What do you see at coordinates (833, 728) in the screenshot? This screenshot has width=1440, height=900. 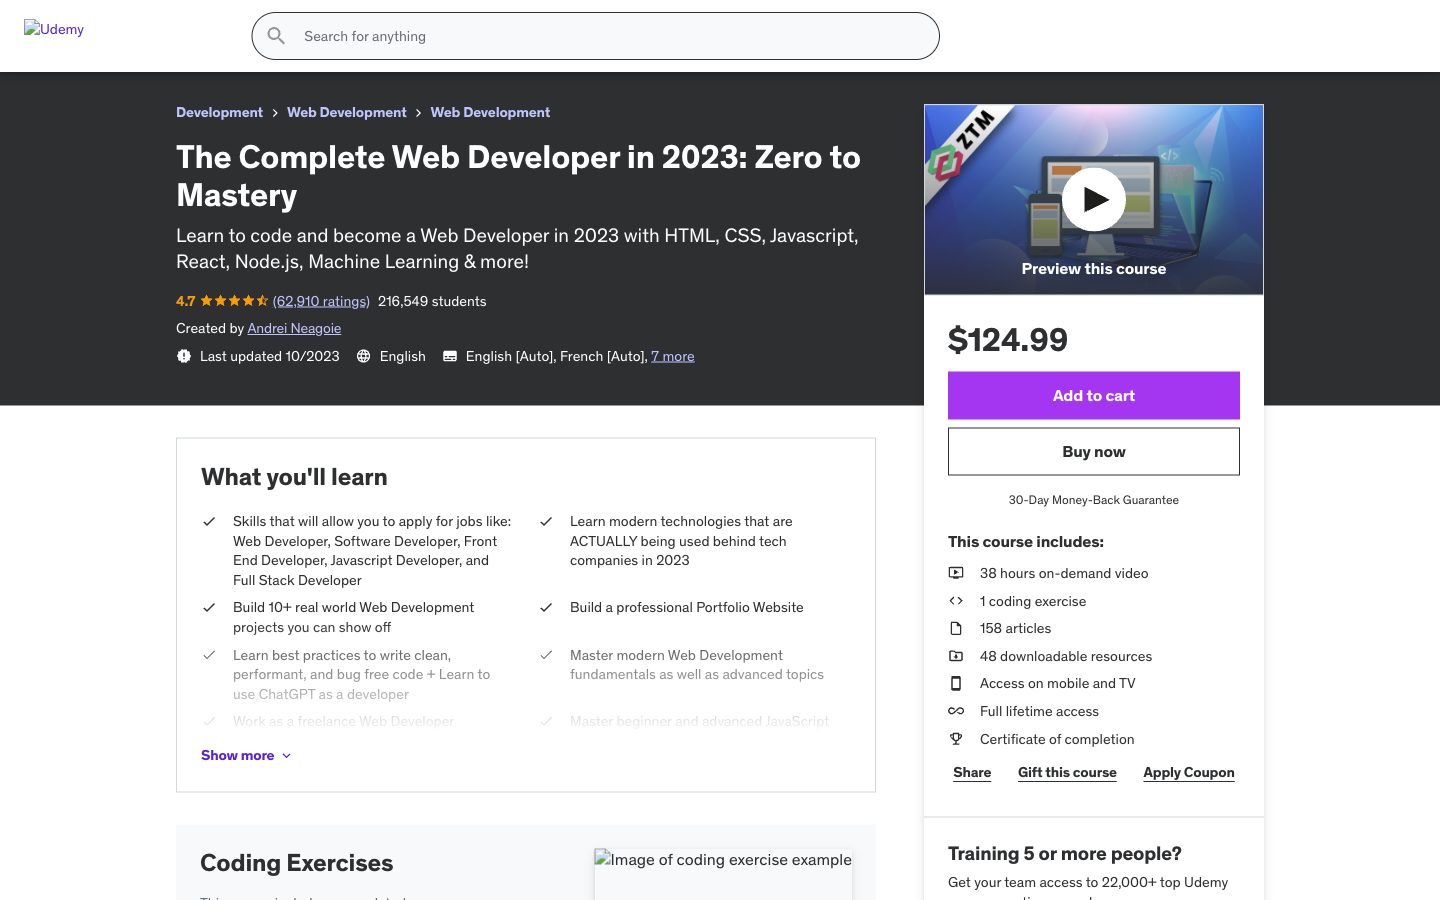 I see `Increase the photo size for better visibility of the garments` at bounding box center [833, 728].